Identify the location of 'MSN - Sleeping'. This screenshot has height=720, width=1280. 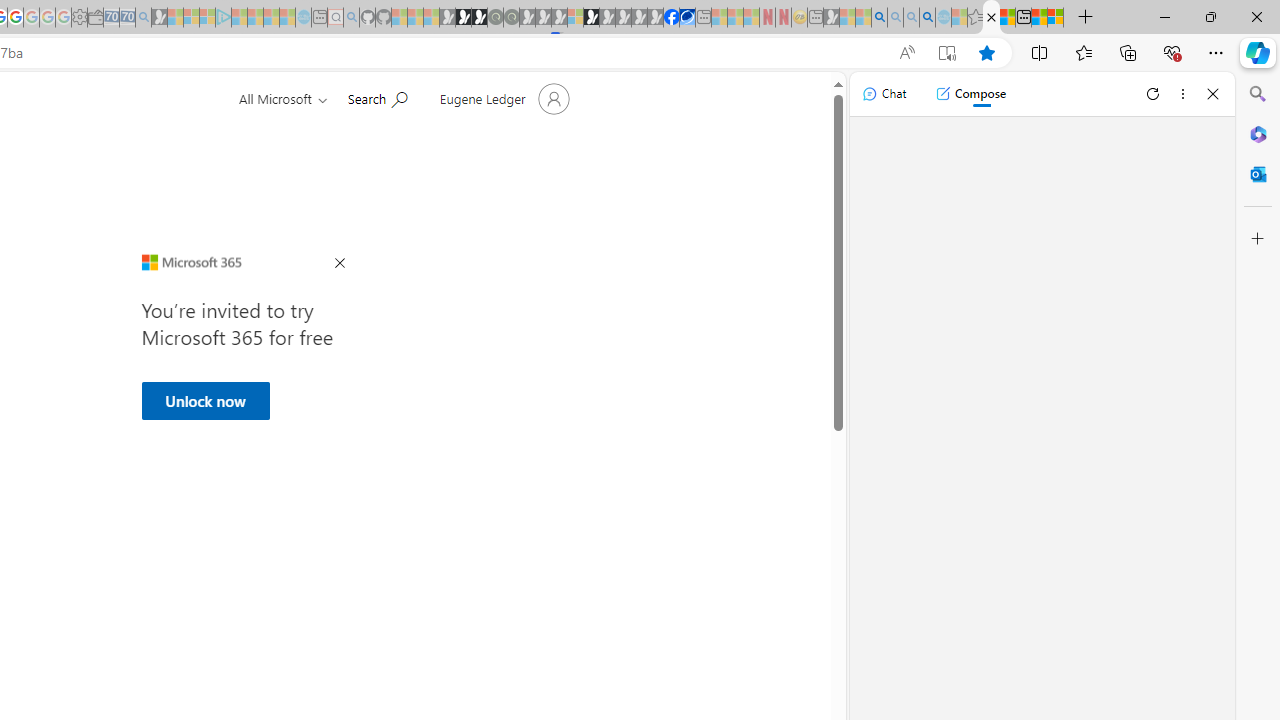
(831, 17).